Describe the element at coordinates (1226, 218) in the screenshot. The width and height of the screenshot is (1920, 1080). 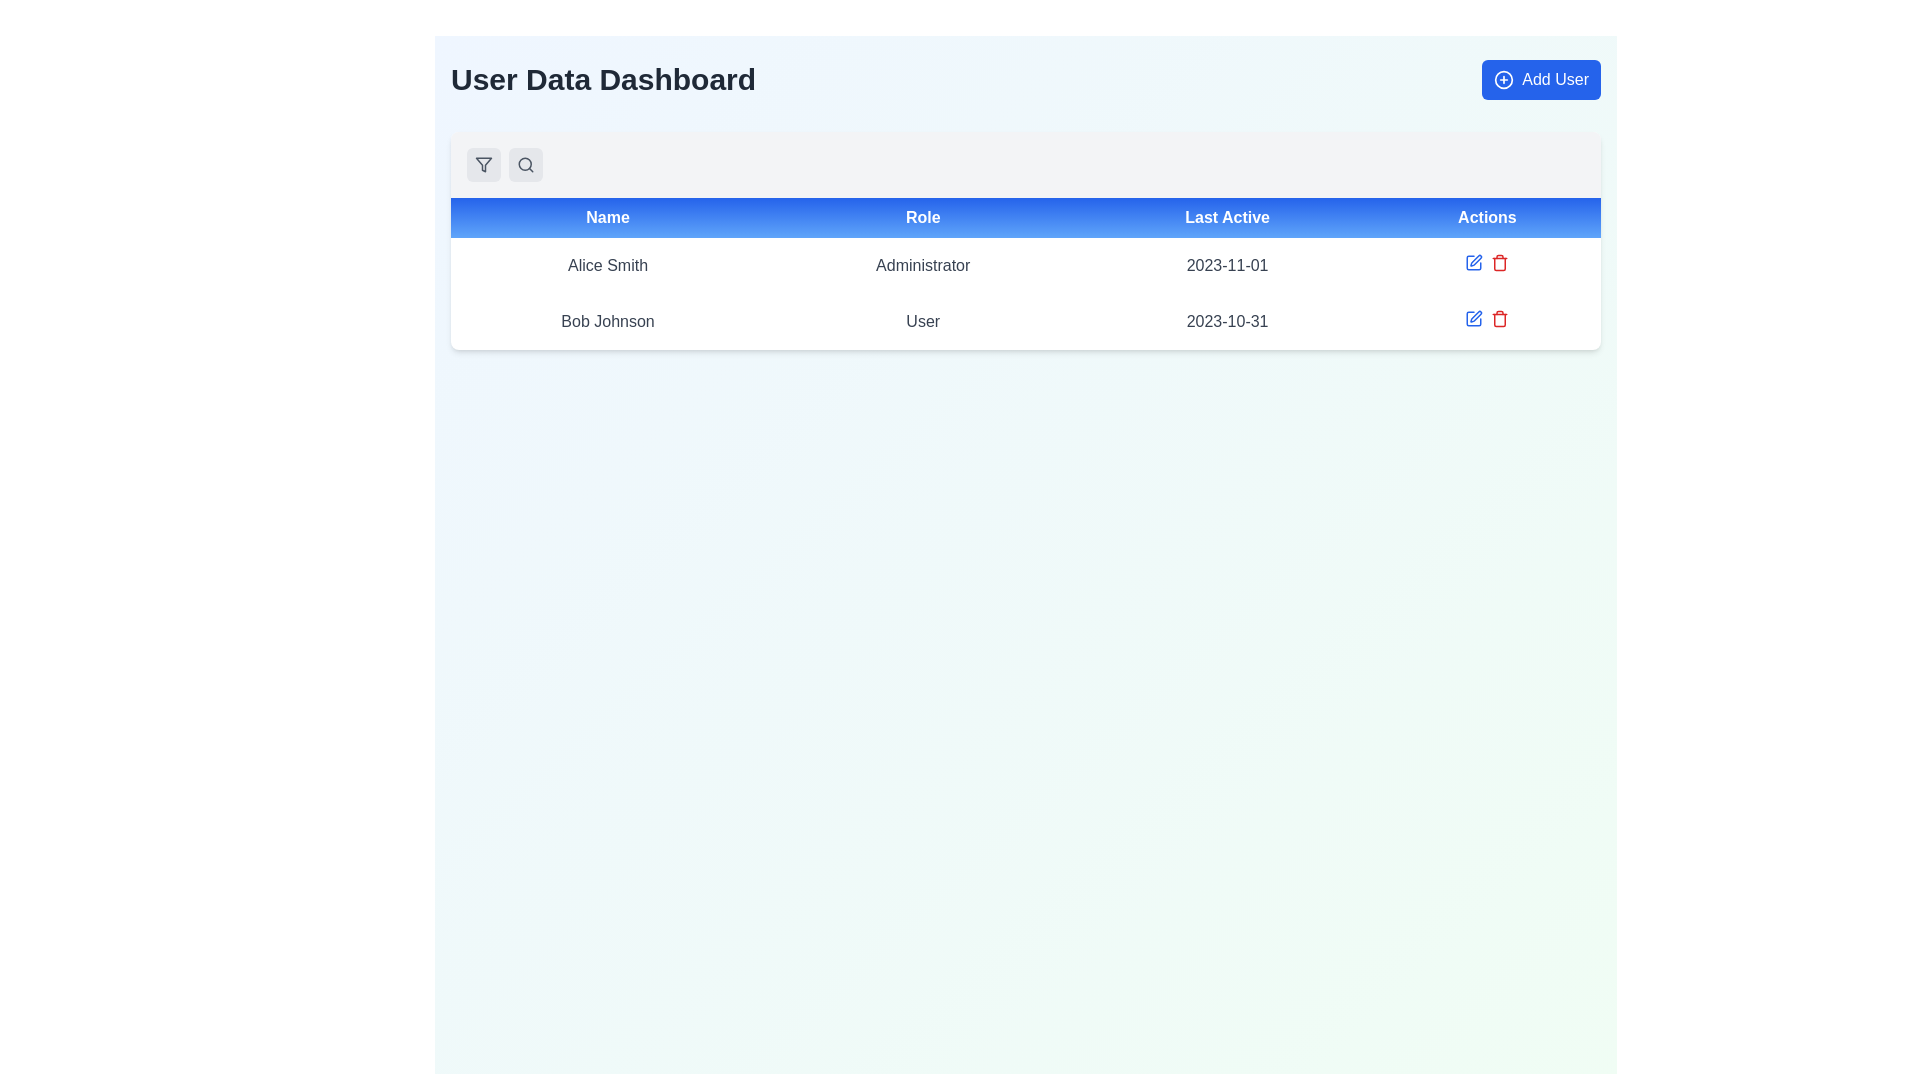
I see `the 'Last Active' label, which is a white text label on a blue background located in the header row of a table, centered between the 'Role' and 'Actions' labels` at that location.